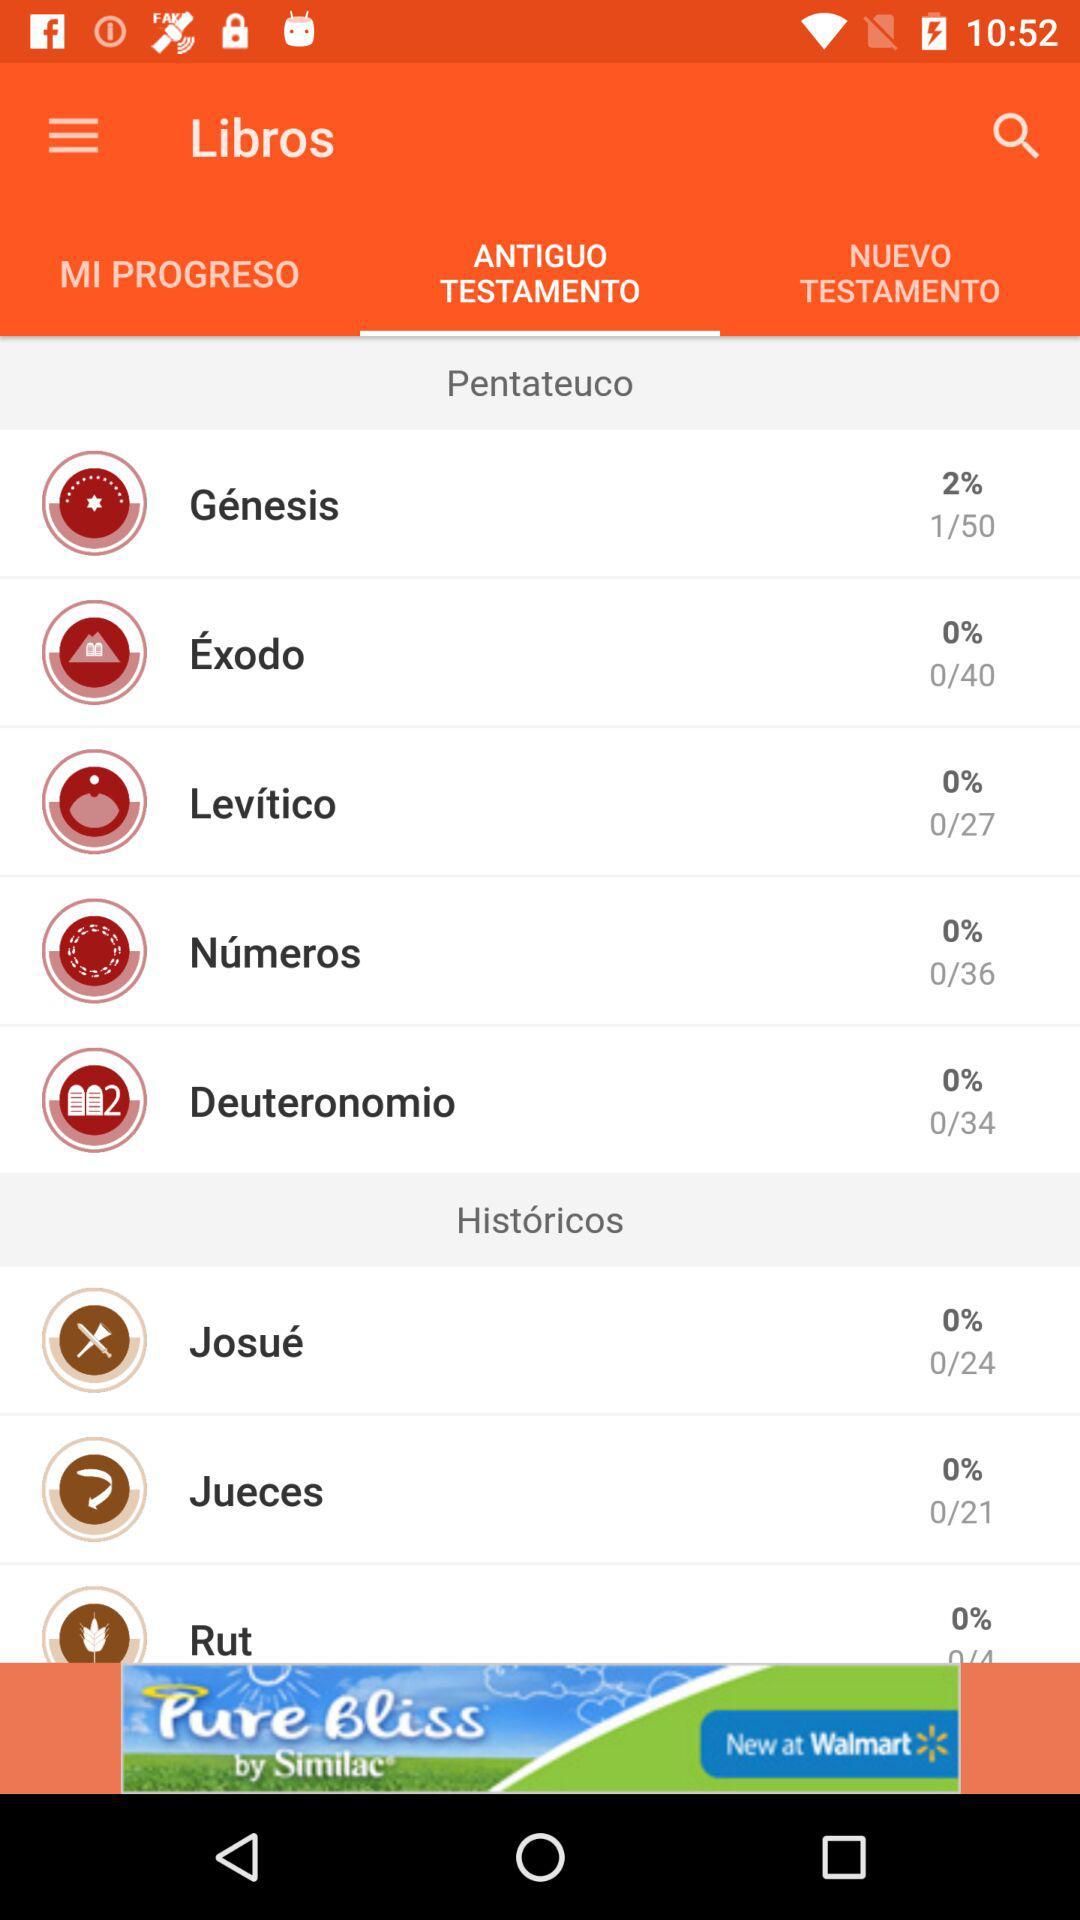 The height and width of the screenshot is (1920, 1080). I want to click on the 2% icon, so click(961, 481).